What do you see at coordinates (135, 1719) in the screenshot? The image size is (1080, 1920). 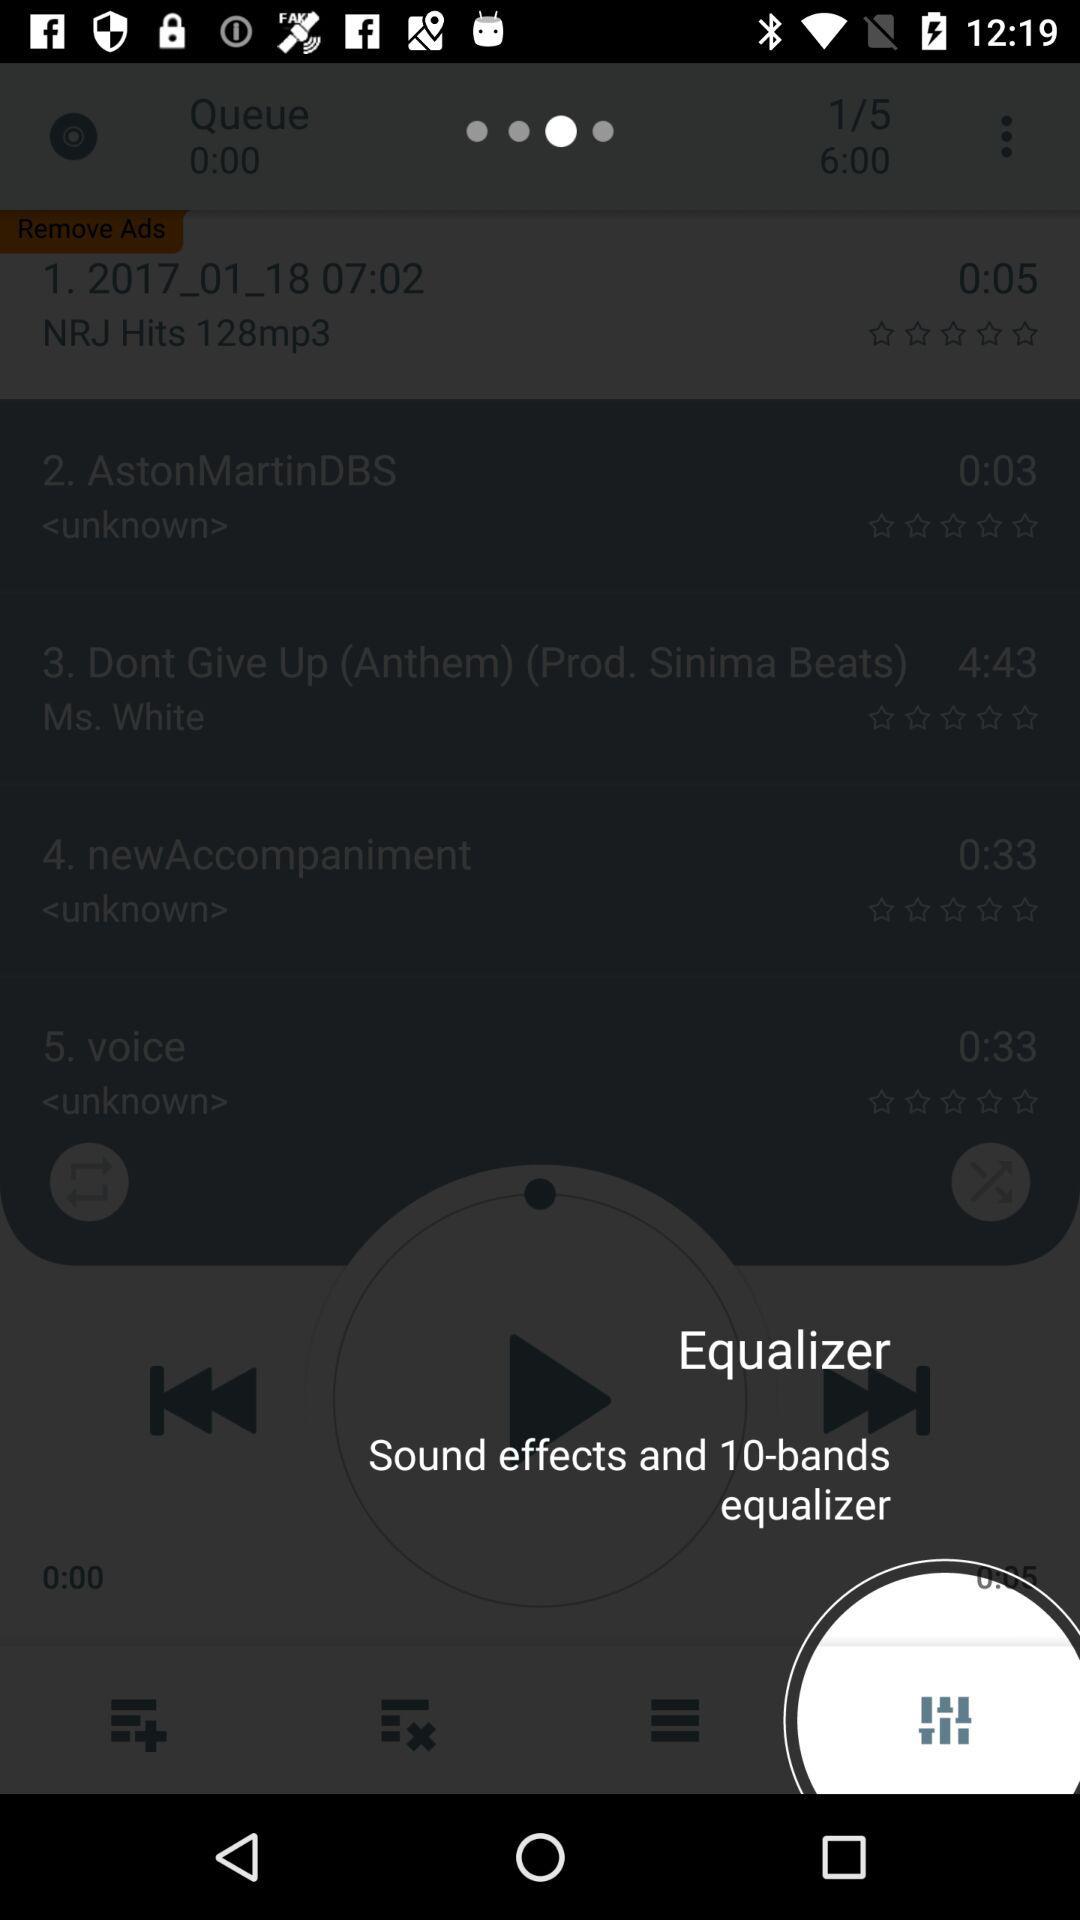 I see `the more icon` at bounding box center [135, 1719].